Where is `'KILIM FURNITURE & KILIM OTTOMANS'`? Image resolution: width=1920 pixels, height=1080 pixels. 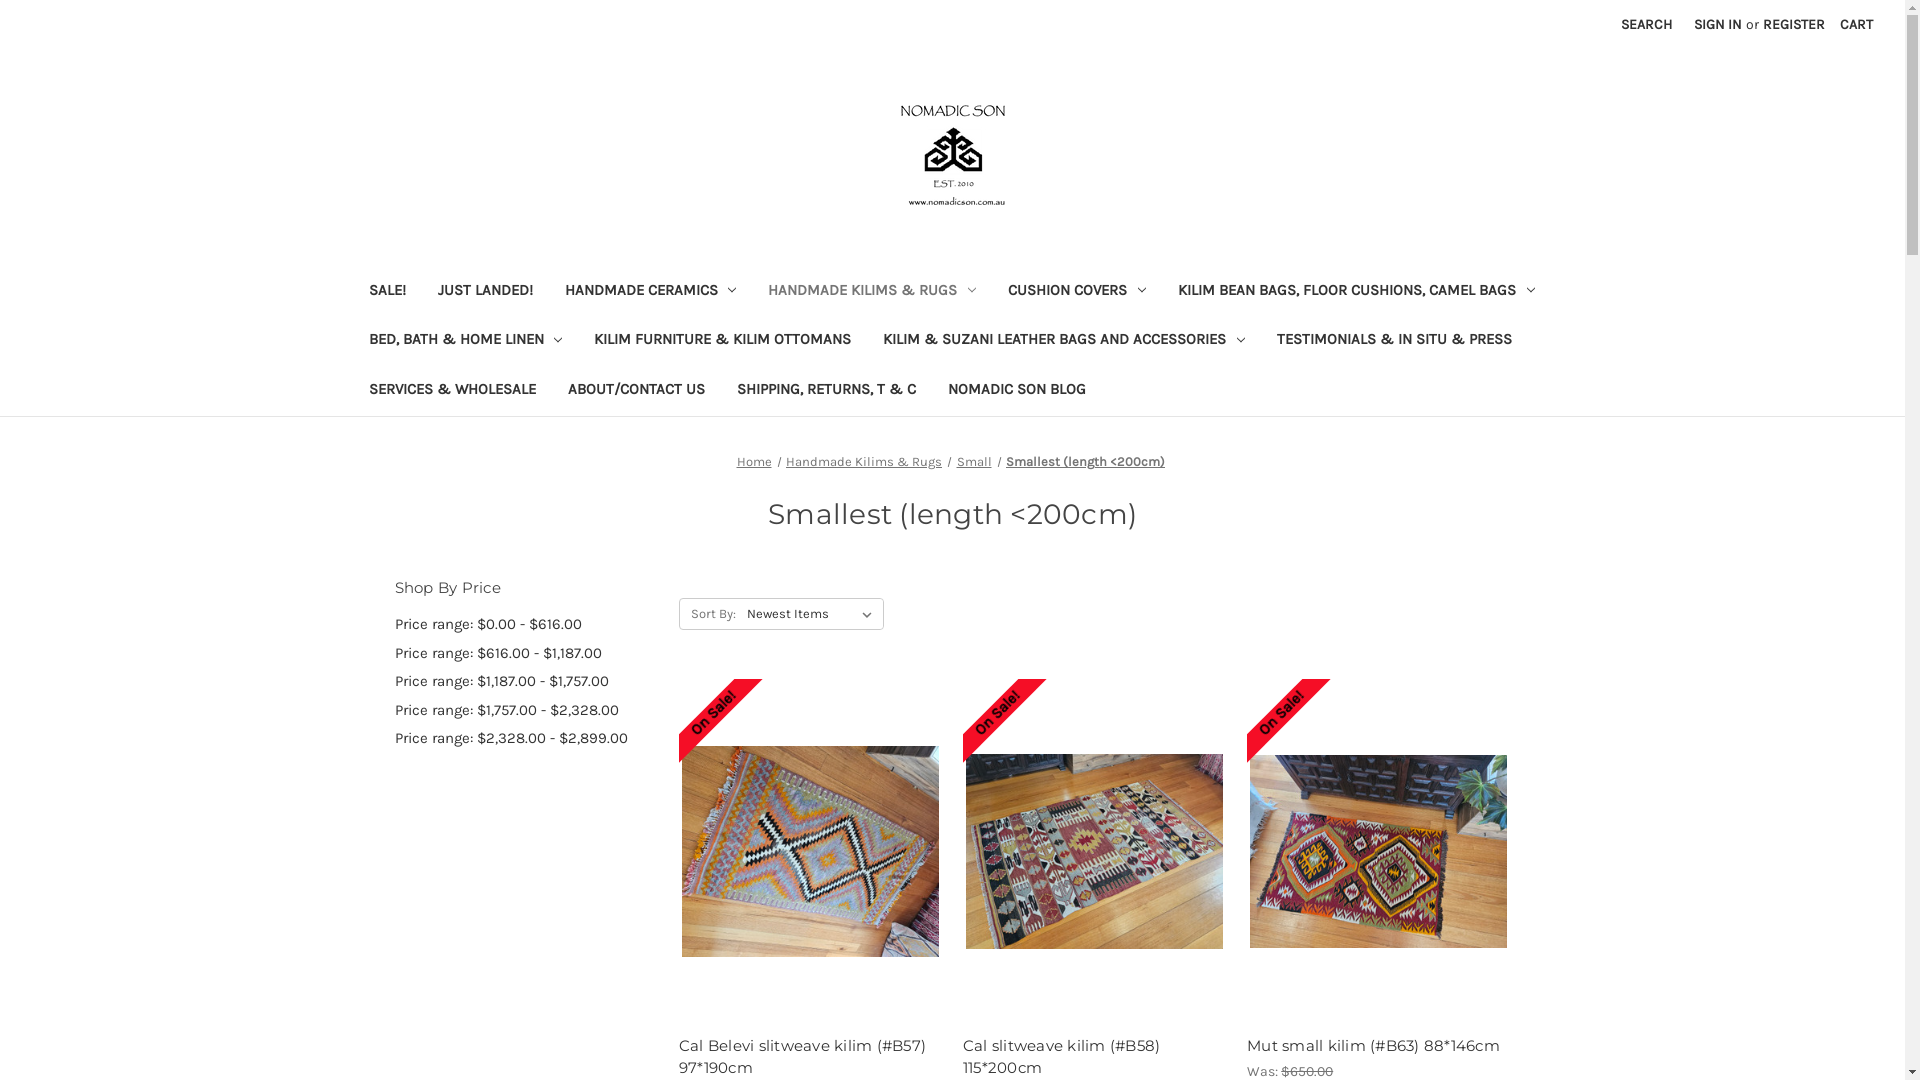 'KILIM FURNITURE & KILIM OTTOMANS' is located at coordinates (721, 340).